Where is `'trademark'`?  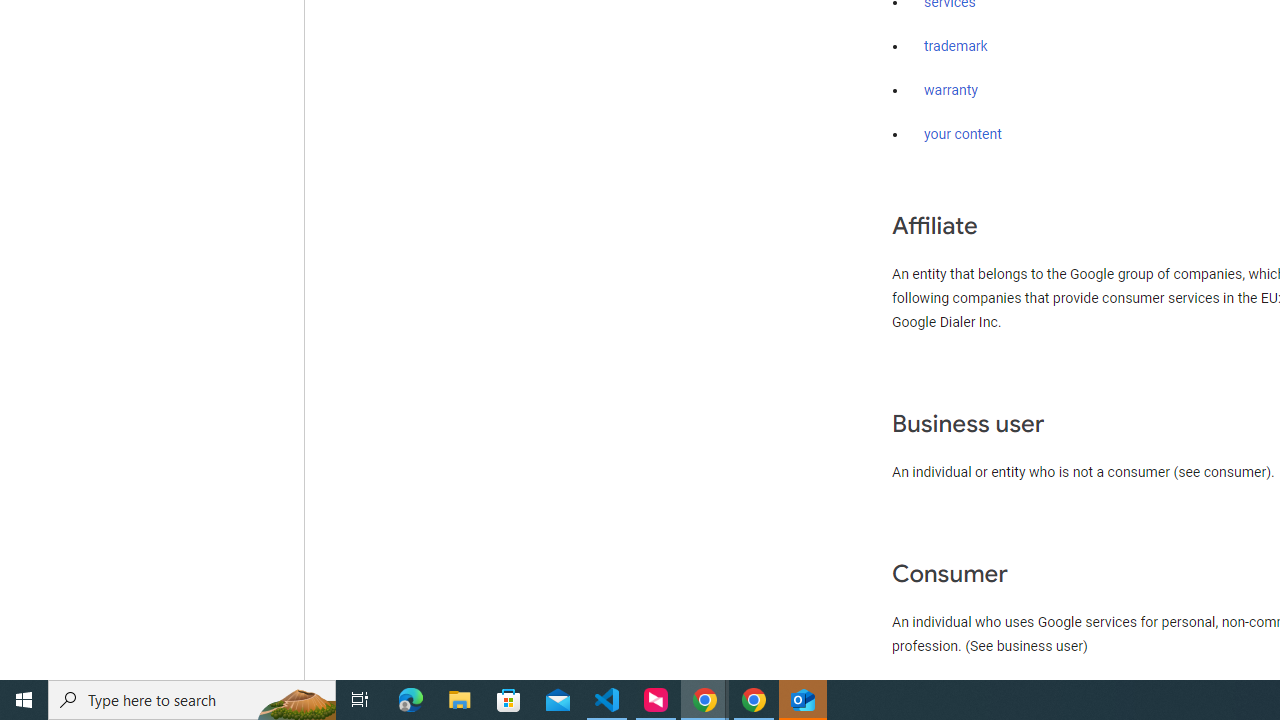
'trademark' is located at coordinates (955, 46).